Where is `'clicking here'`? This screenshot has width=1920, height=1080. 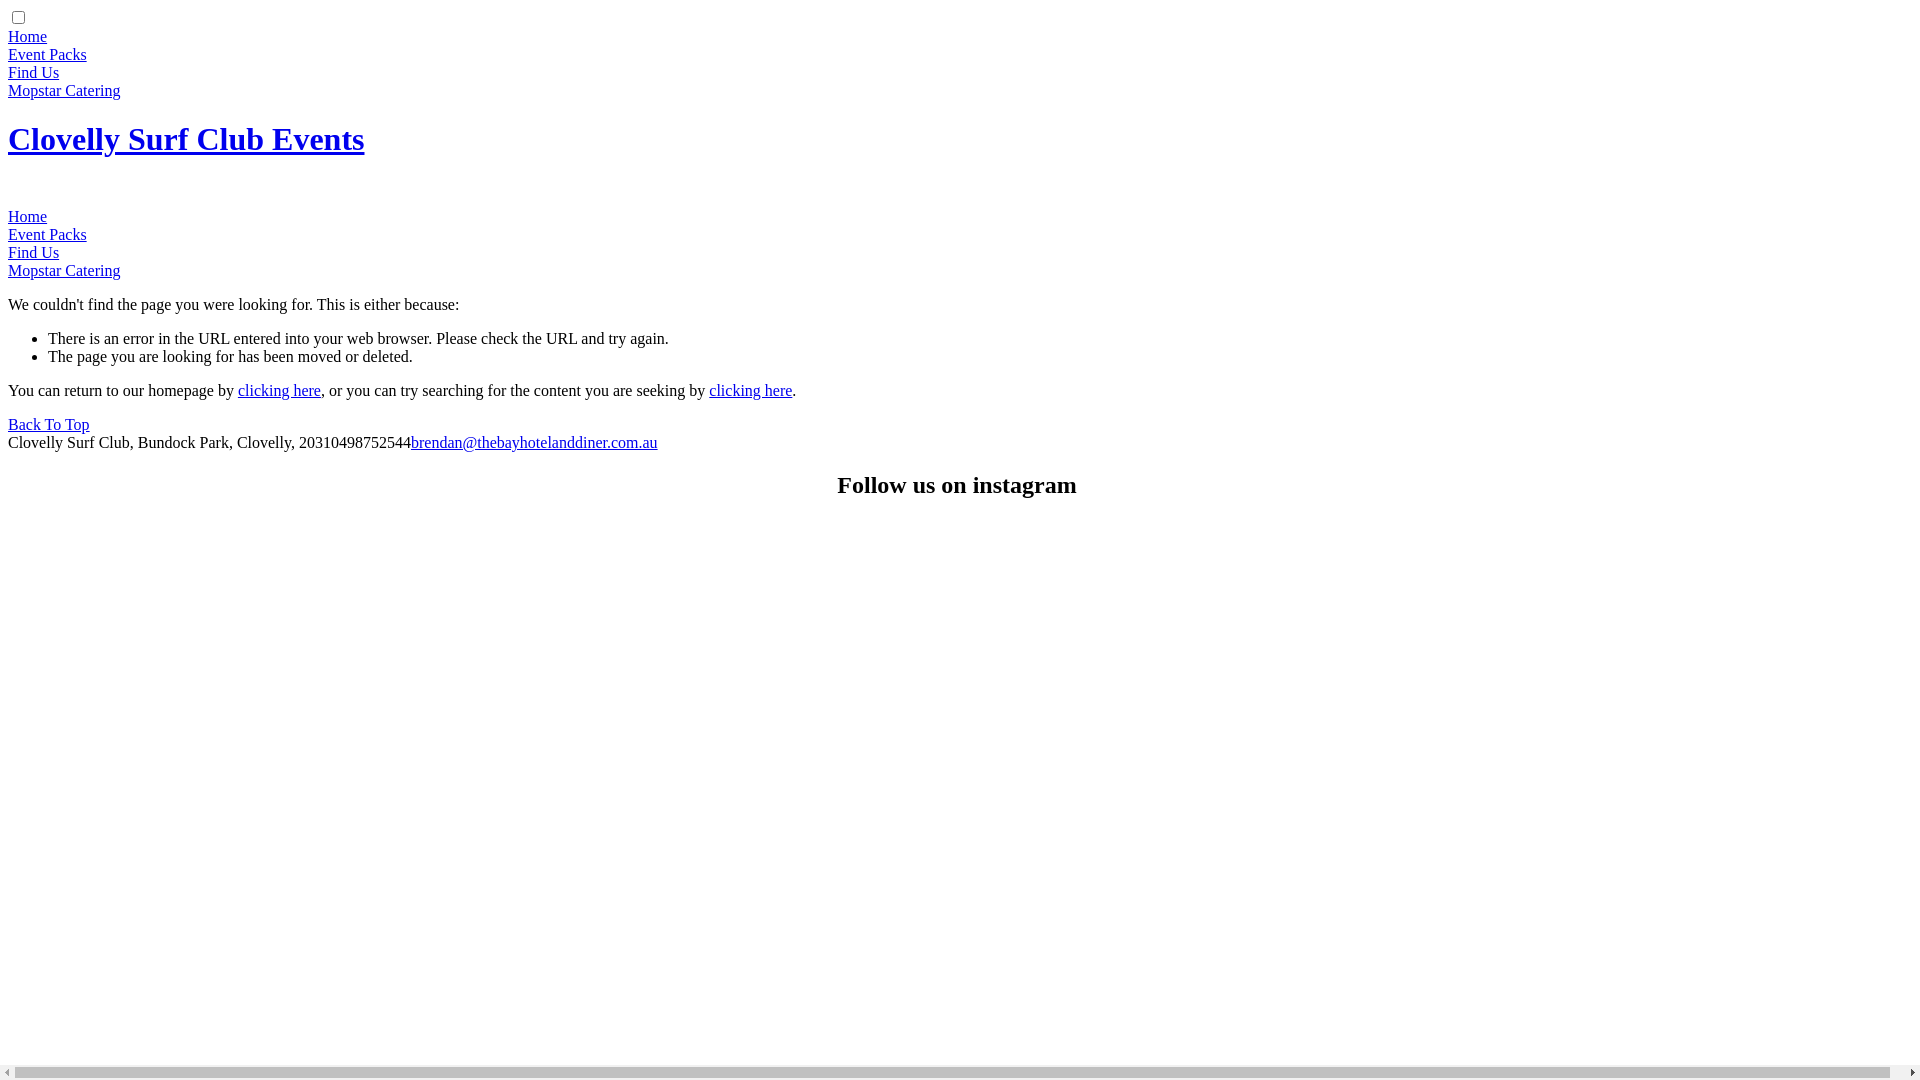 'clicking here' is located at coordinates (278, 390).